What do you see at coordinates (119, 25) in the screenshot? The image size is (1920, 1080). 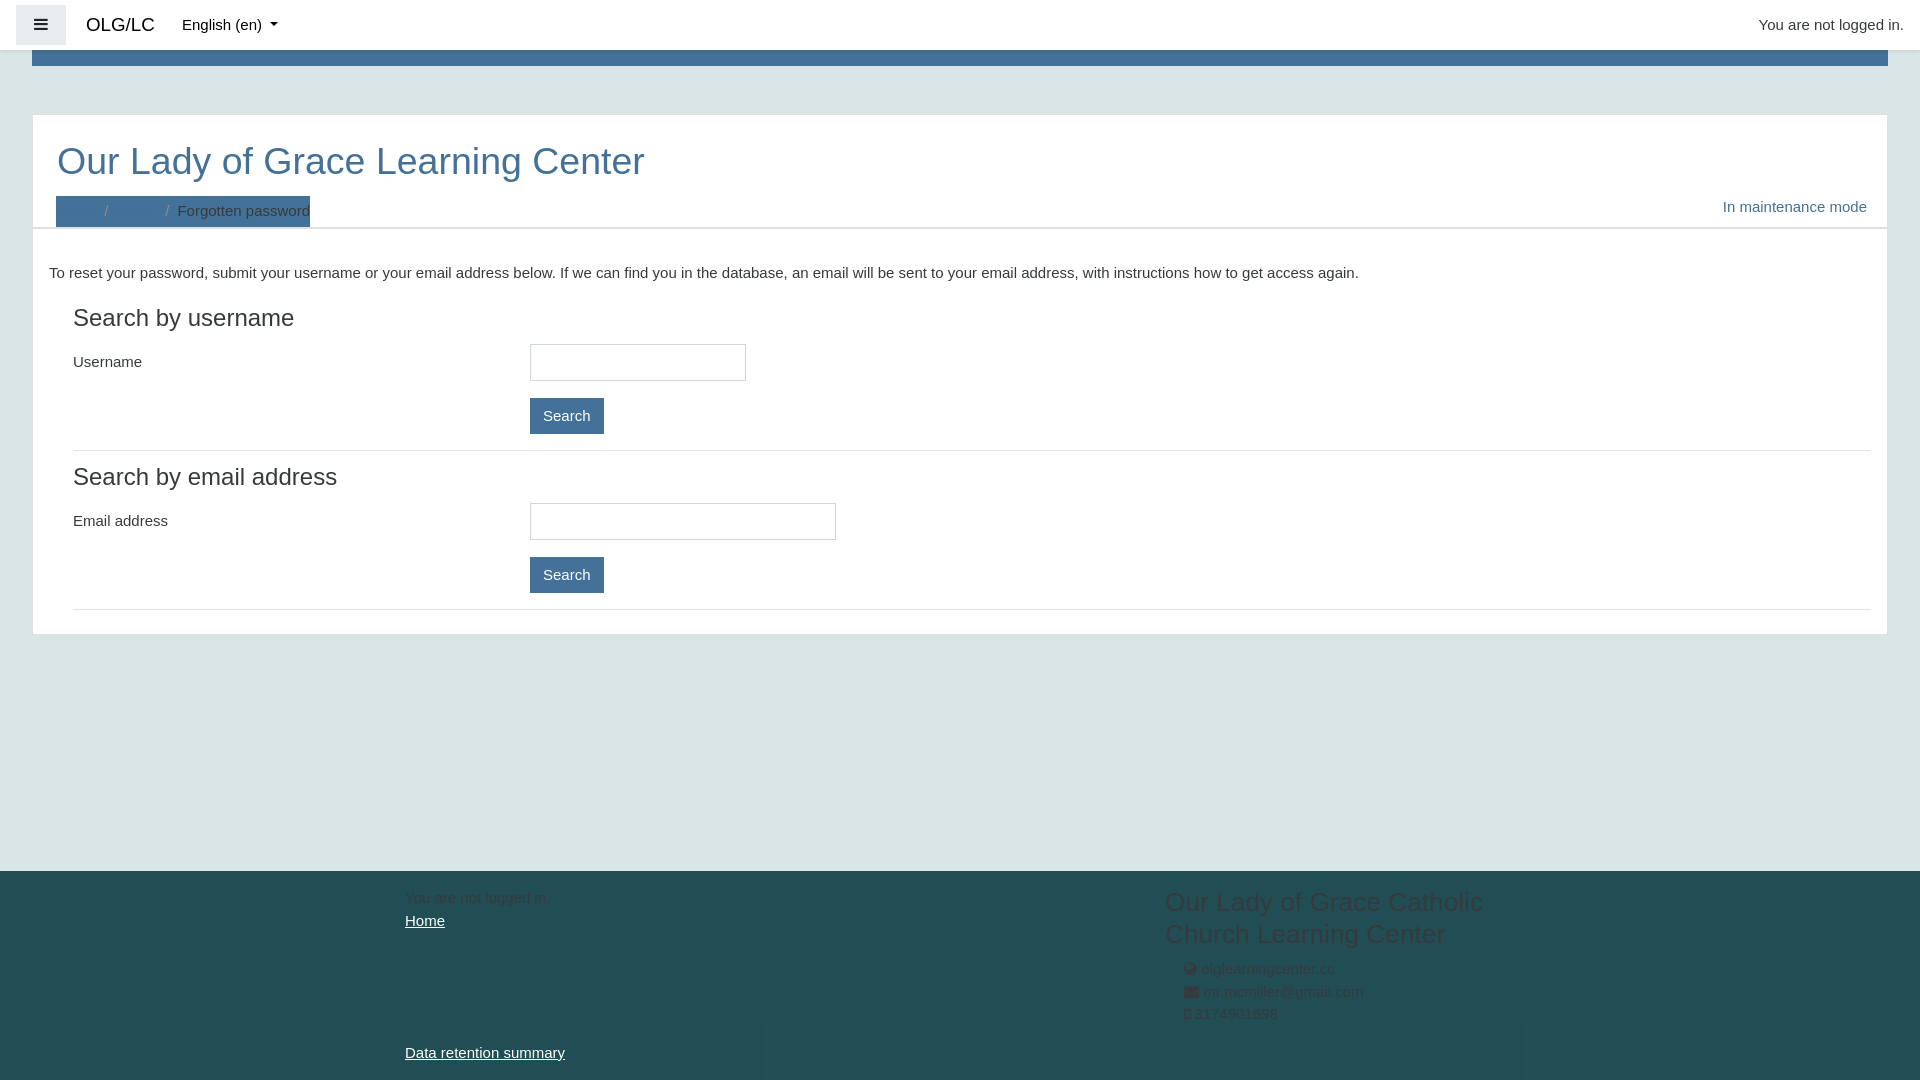 I see `'OLG/LC'` at bounding box center [119, 25].